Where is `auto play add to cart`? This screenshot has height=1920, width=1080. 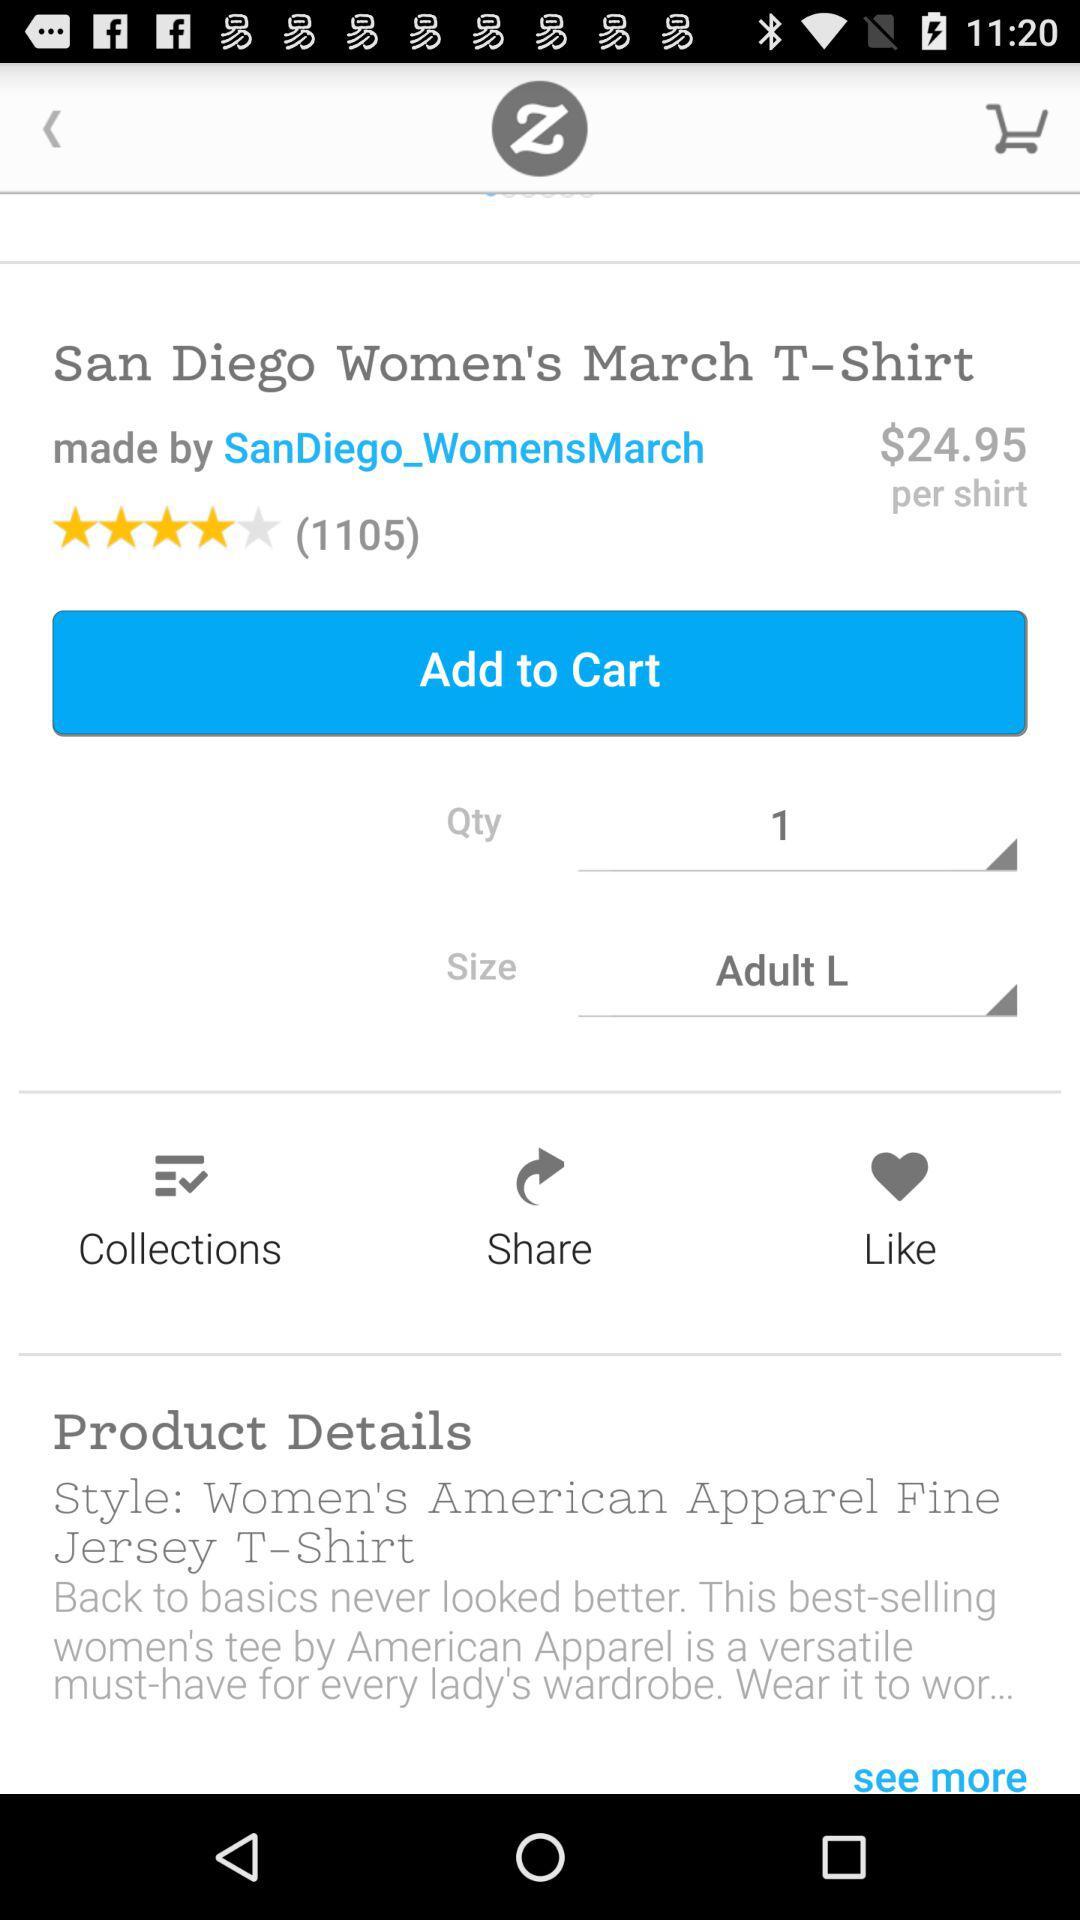
auto play add to cart is located at coordinates (538, 127).